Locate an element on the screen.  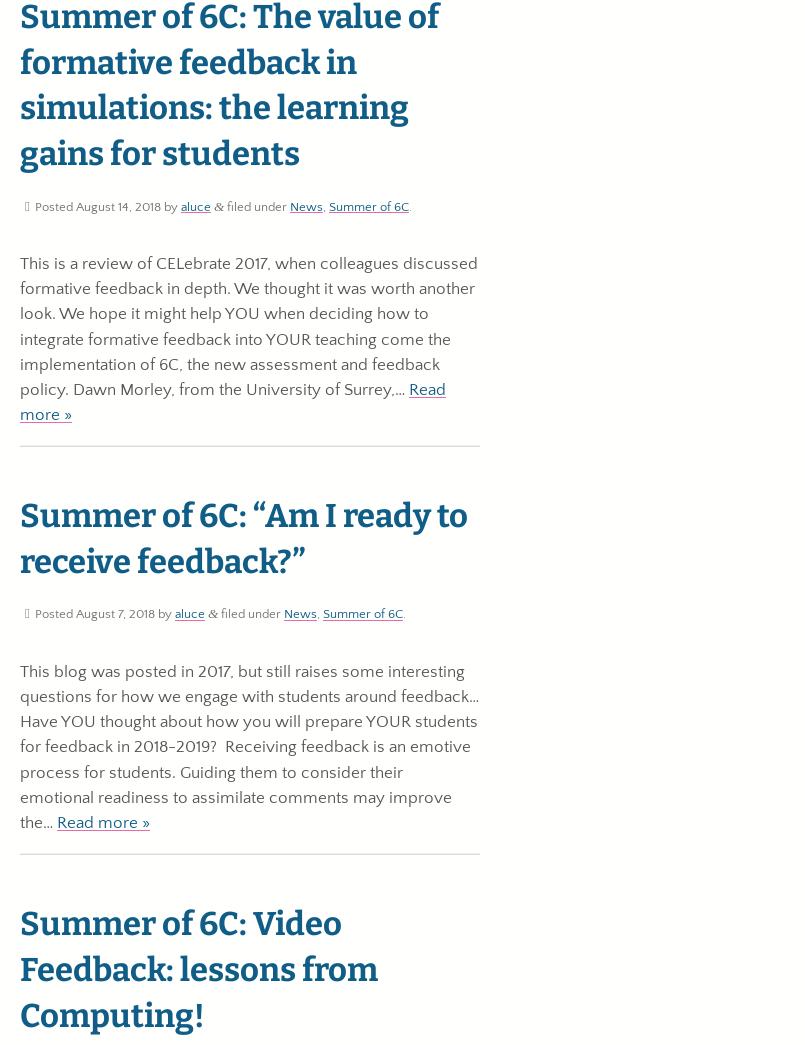
'This blog was posted in 2017, but still raises some interesting questions for how we engage with students around feedback… Have YOU thought about how you will prepare YOUR students for feedback in 2018-2019?  Receiving feedback is an emotive process for students. Guiding them to consider their emotional readiness to assimilate comments may improve the…' is located at coordinates (19, 745).